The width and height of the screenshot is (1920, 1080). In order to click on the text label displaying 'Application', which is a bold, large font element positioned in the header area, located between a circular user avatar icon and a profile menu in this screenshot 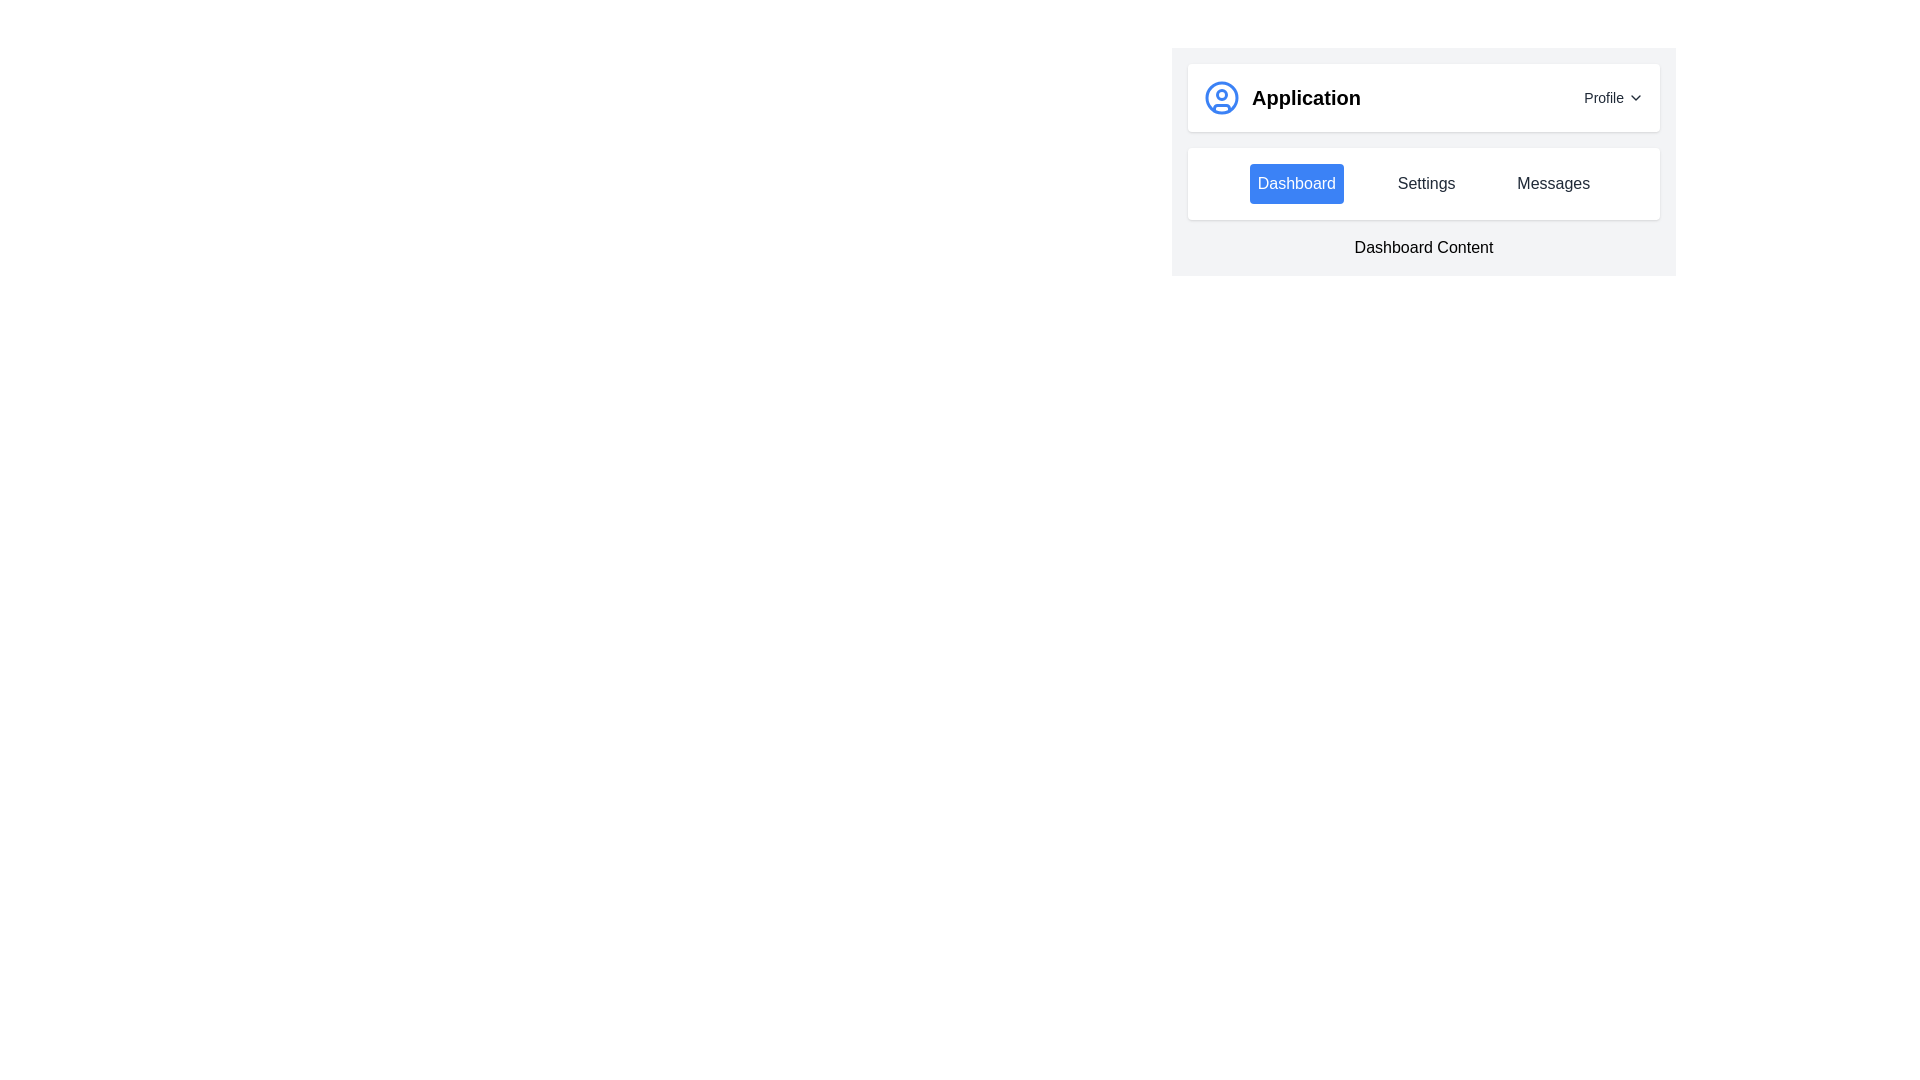, I will do `click(1306, 97)`.